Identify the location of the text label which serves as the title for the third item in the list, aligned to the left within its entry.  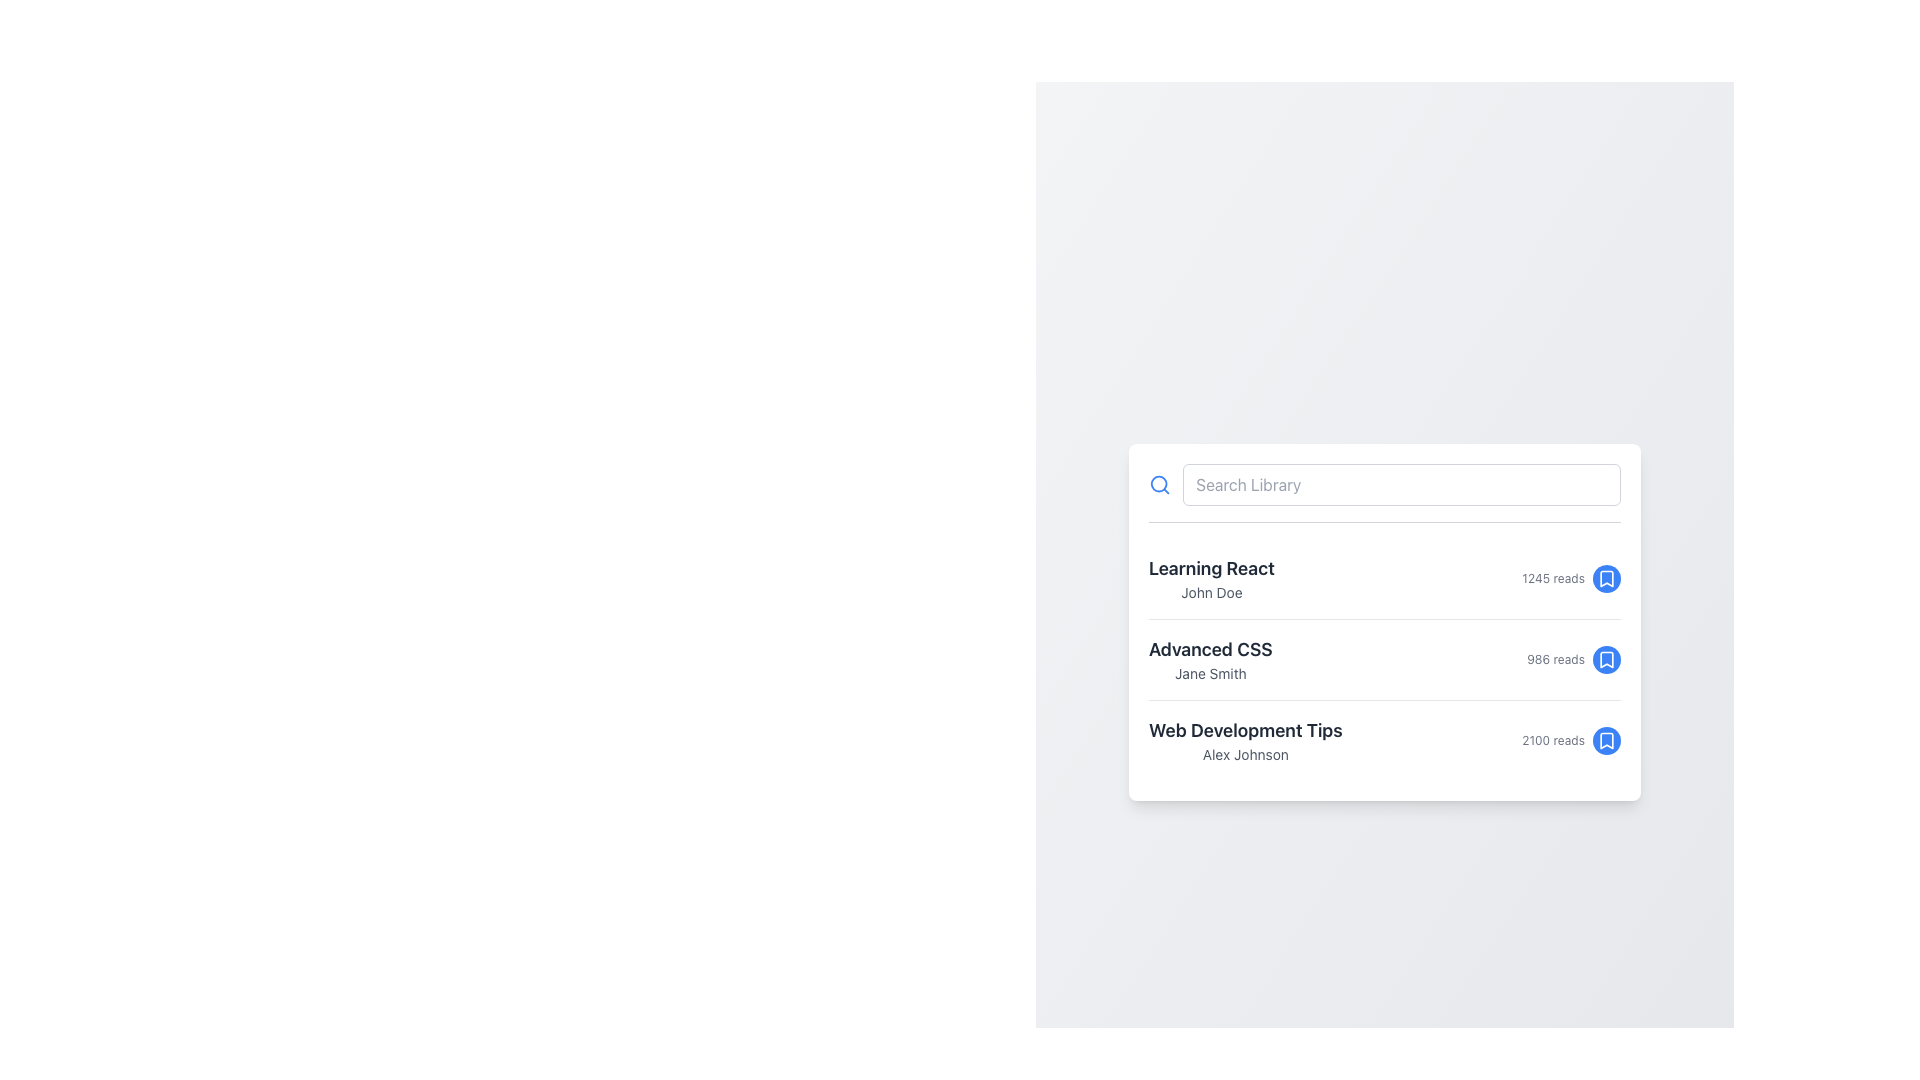
(1244, 730).